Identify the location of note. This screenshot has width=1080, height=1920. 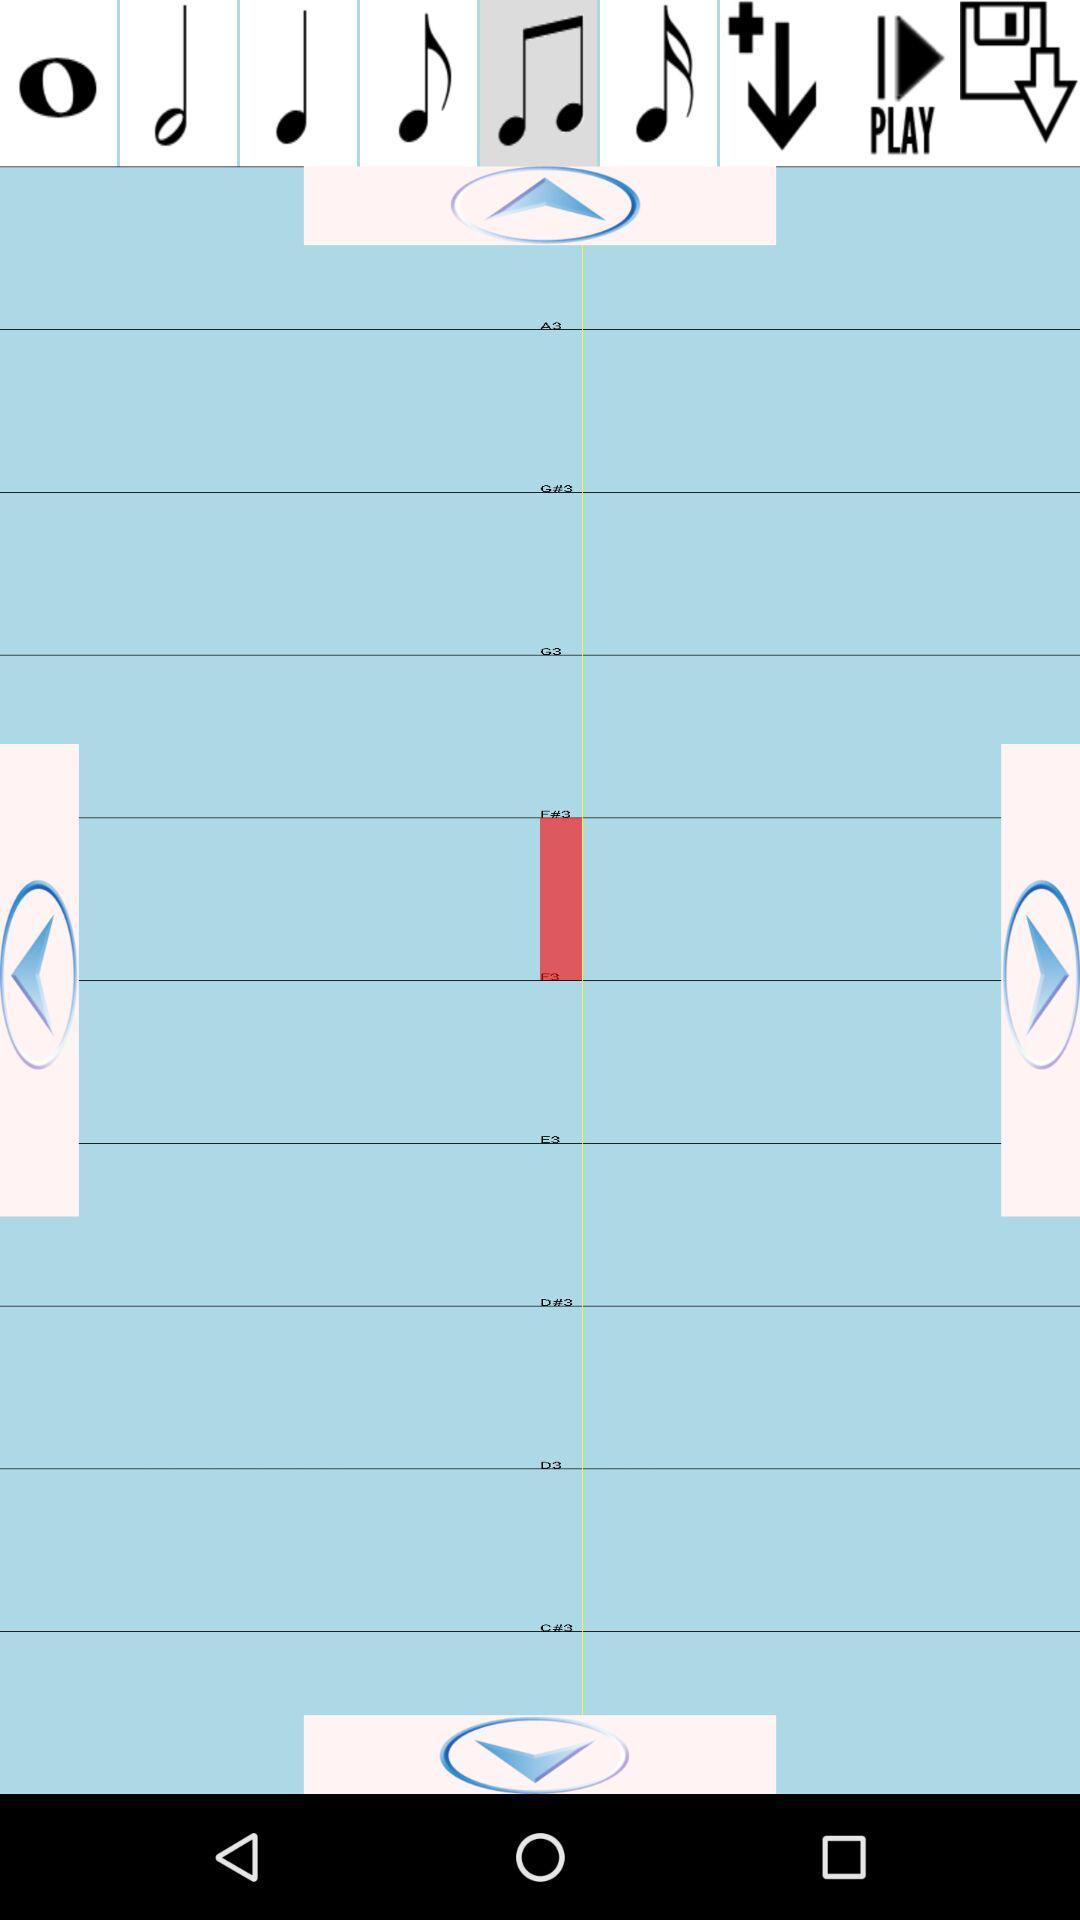
(537, 82).